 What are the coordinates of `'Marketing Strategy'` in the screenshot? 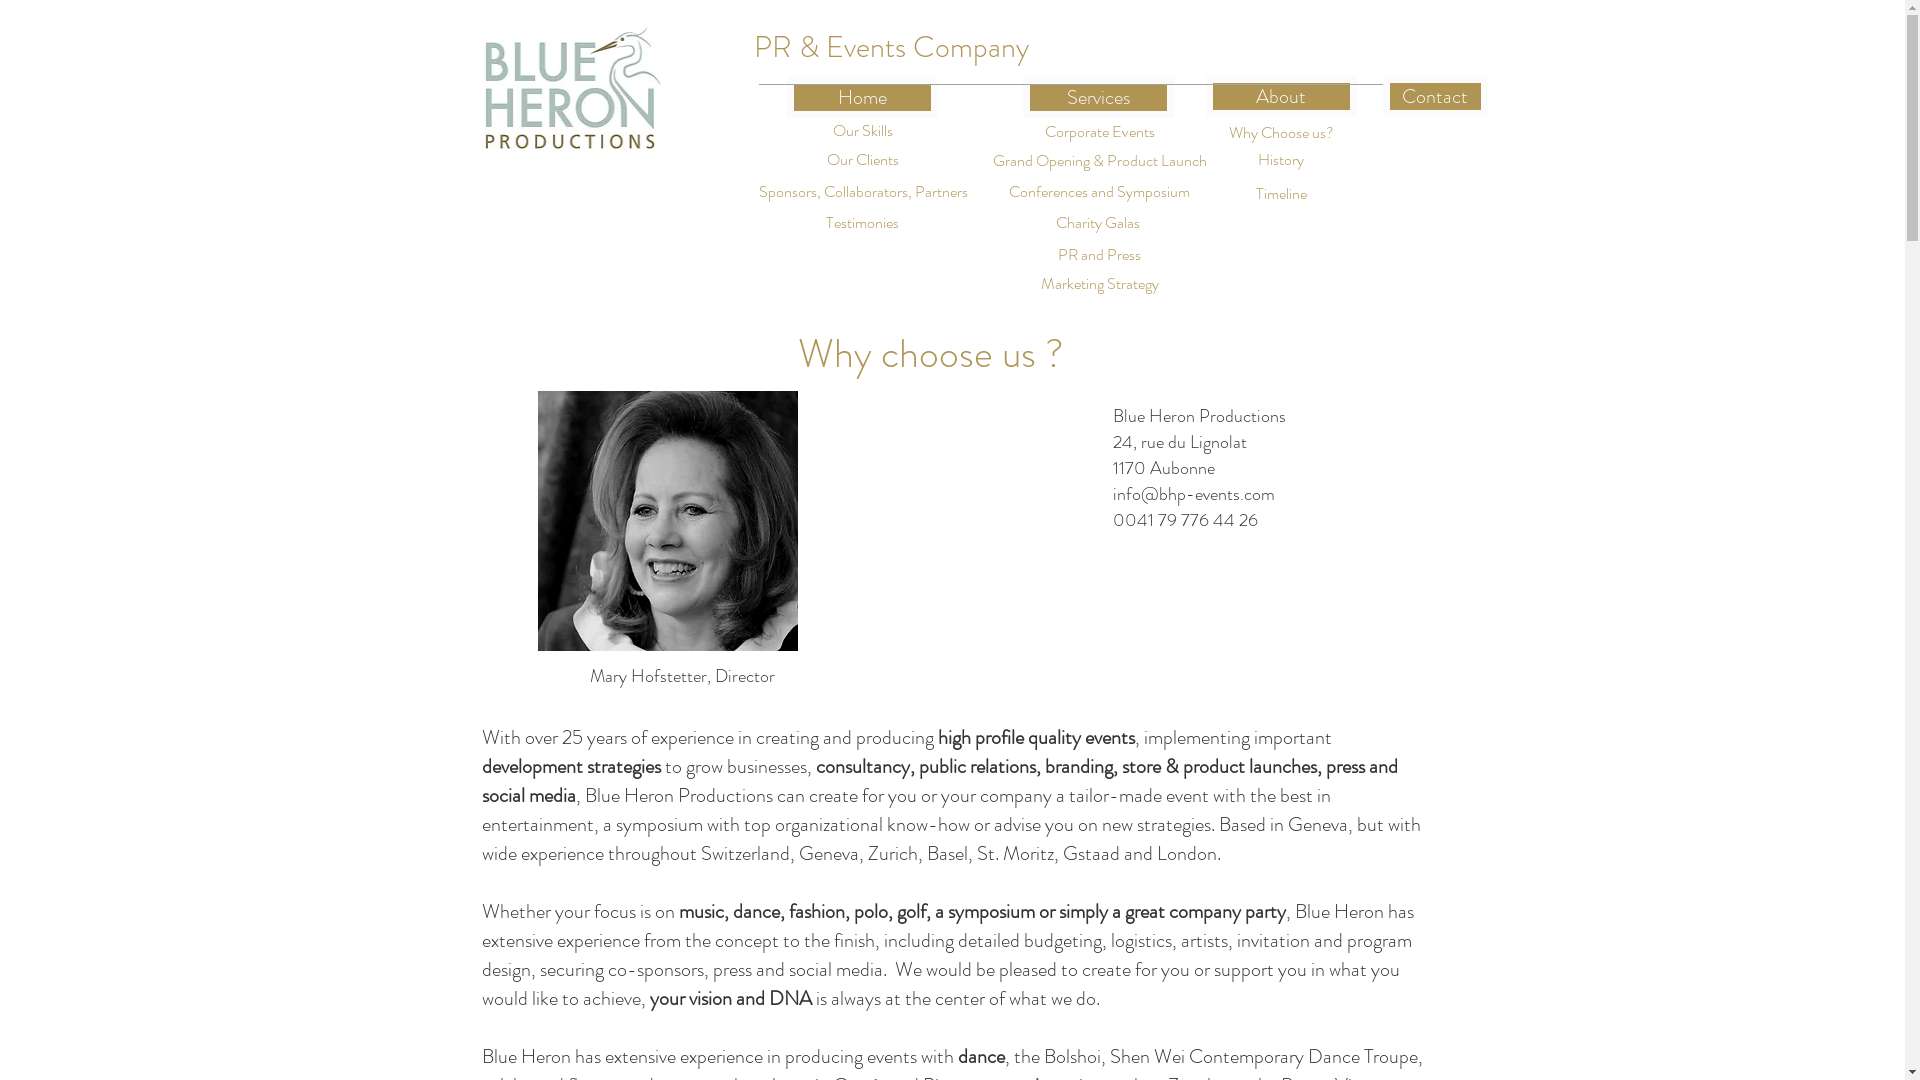 It's located at (1098, 284).